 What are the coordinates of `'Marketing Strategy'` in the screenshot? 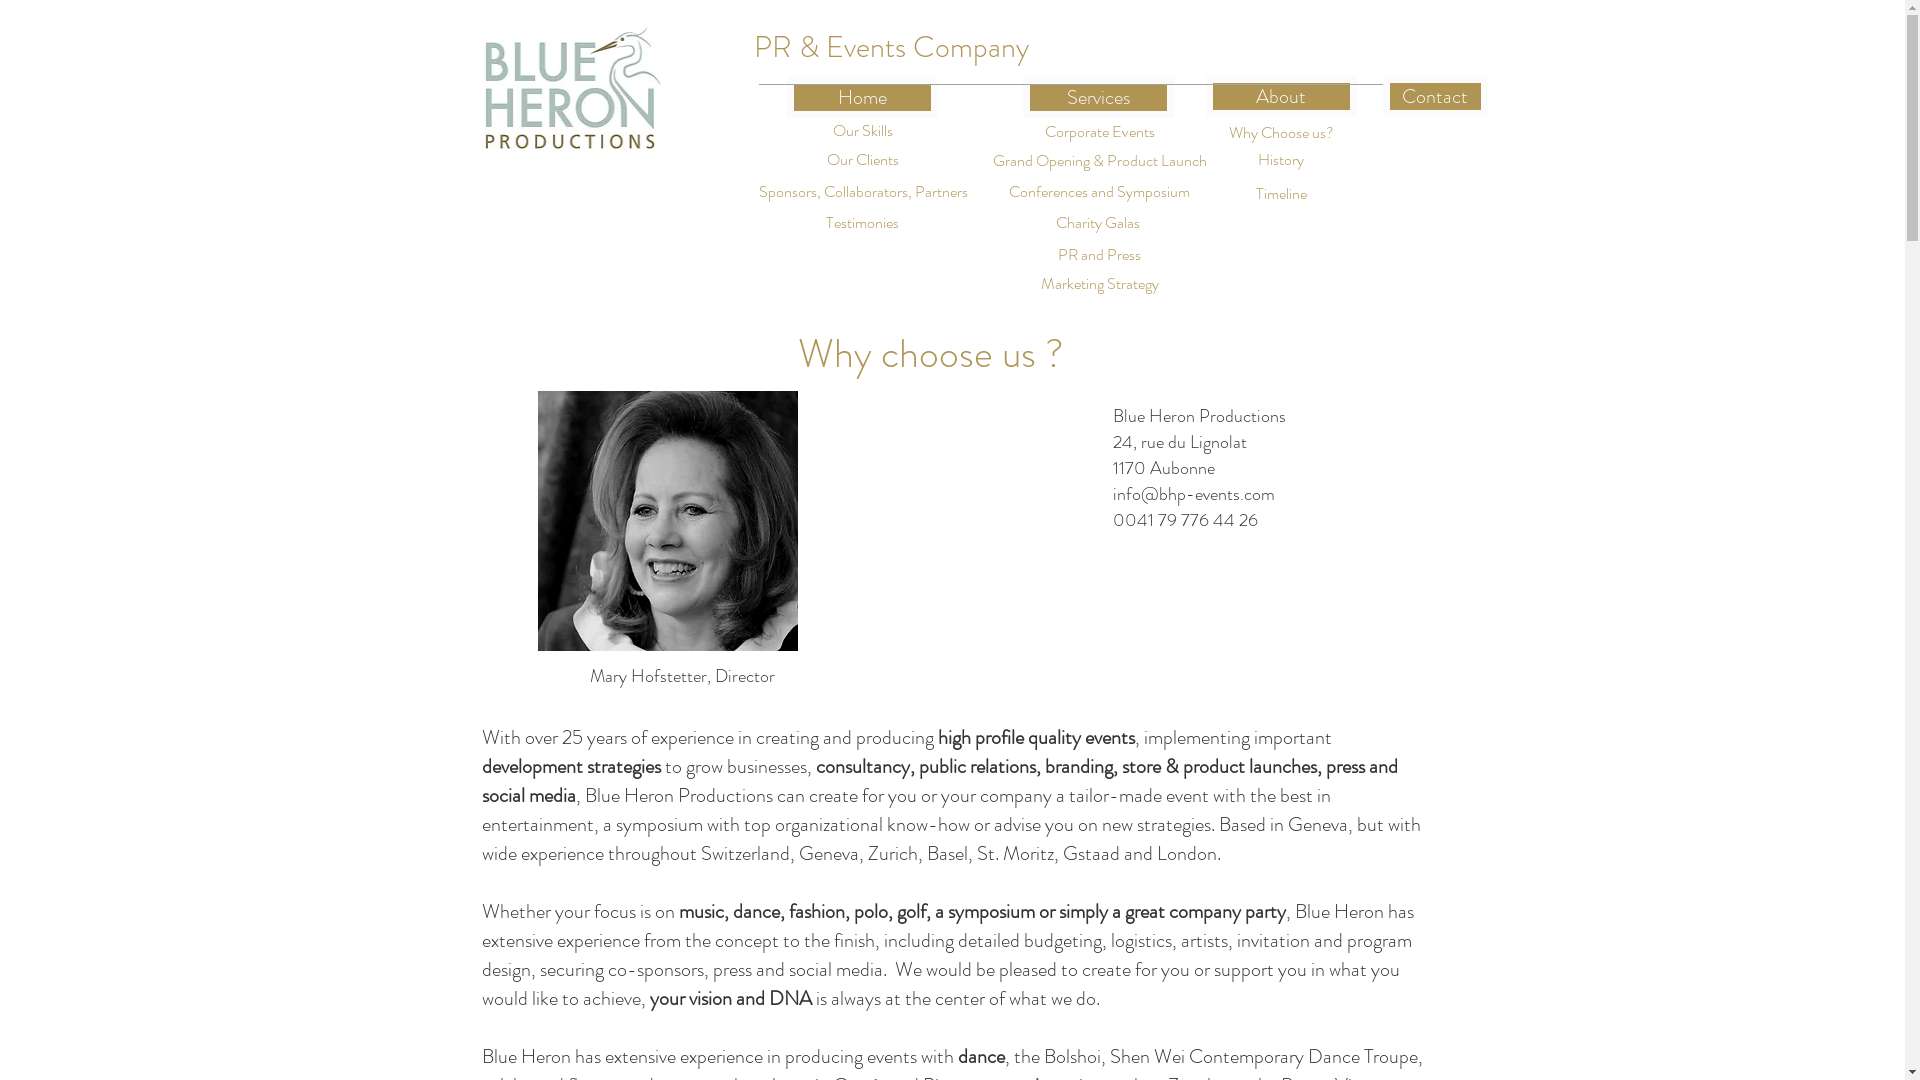 It's located at (1098, 284).